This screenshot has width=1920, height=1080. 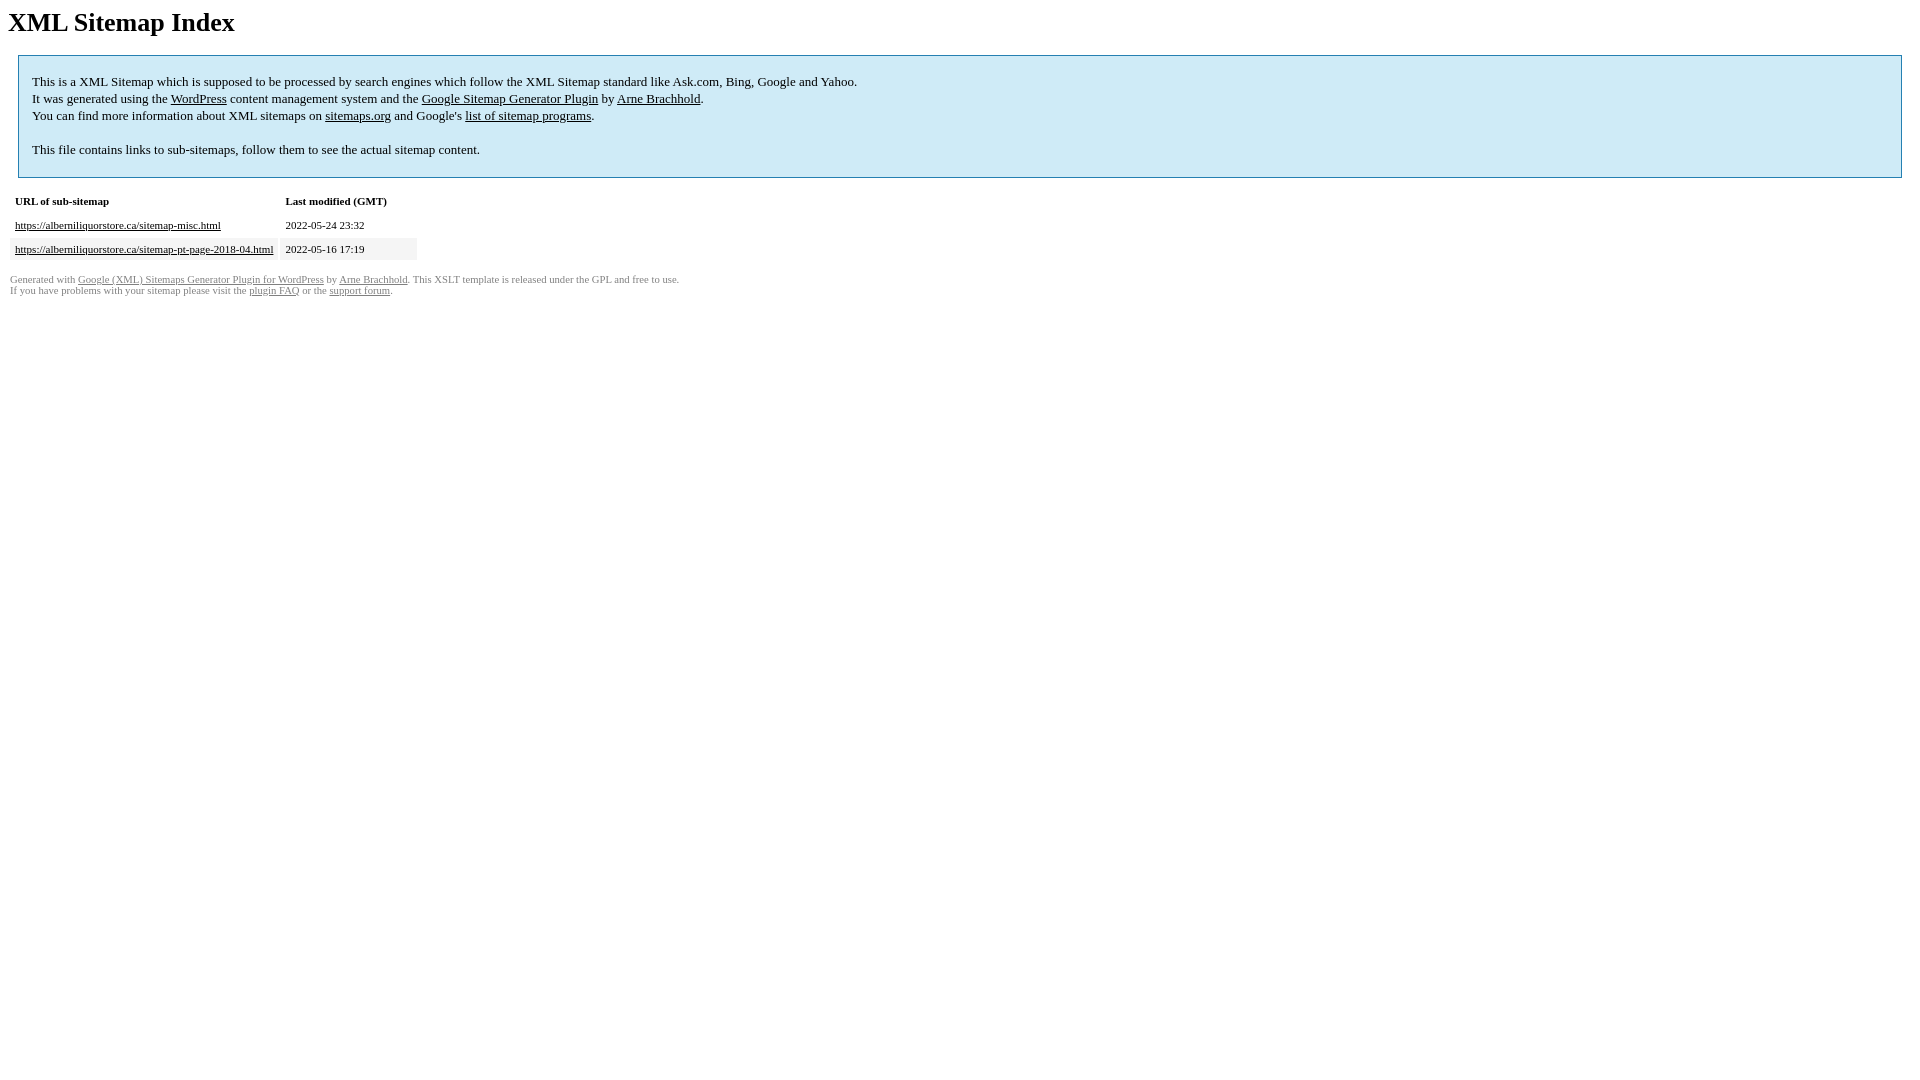 What do you see at coordinates (658, 98) in the screenshot?
I see `'Arne Brachhold'` at bounding box center [658, 98].